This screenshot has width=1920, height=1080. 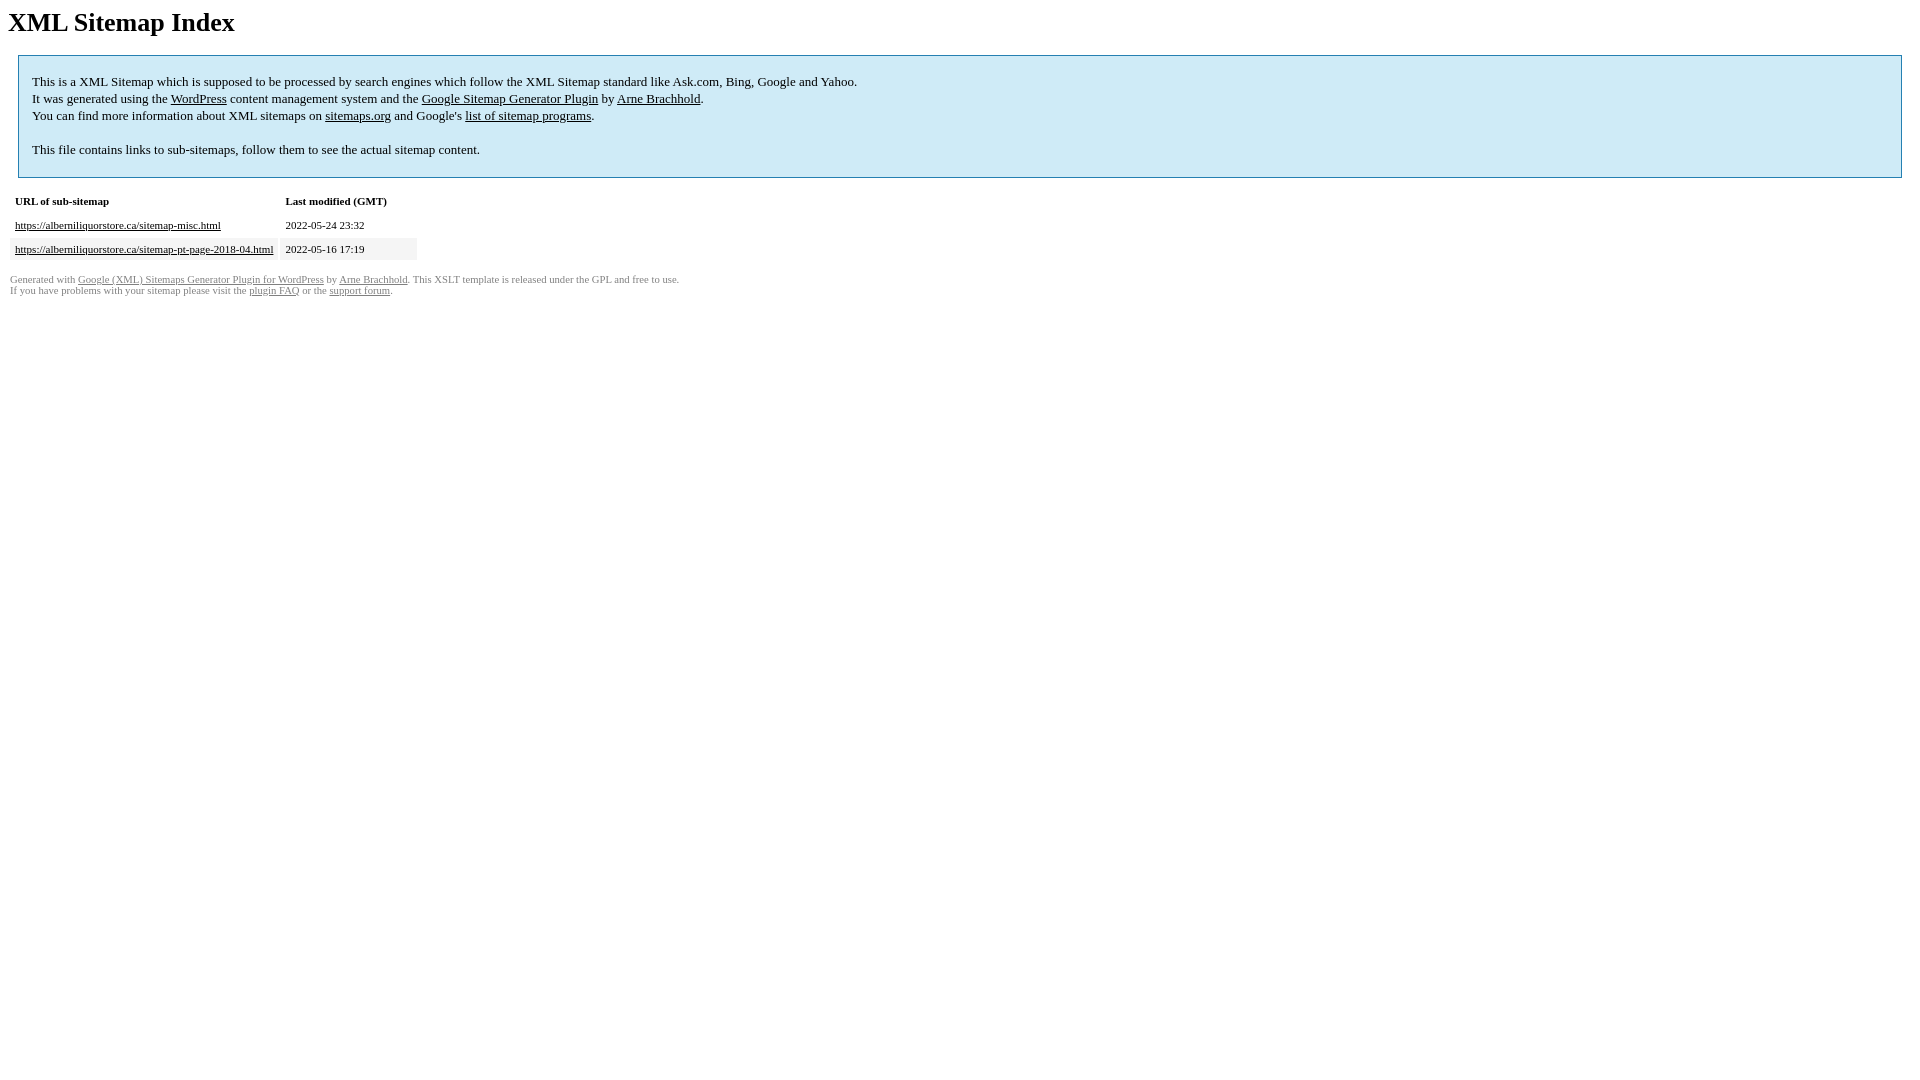 What do you see at coordinates (658, 98) in the screenshot?
I see `'Arne Brachhold'` at bounding box center [658, 98].